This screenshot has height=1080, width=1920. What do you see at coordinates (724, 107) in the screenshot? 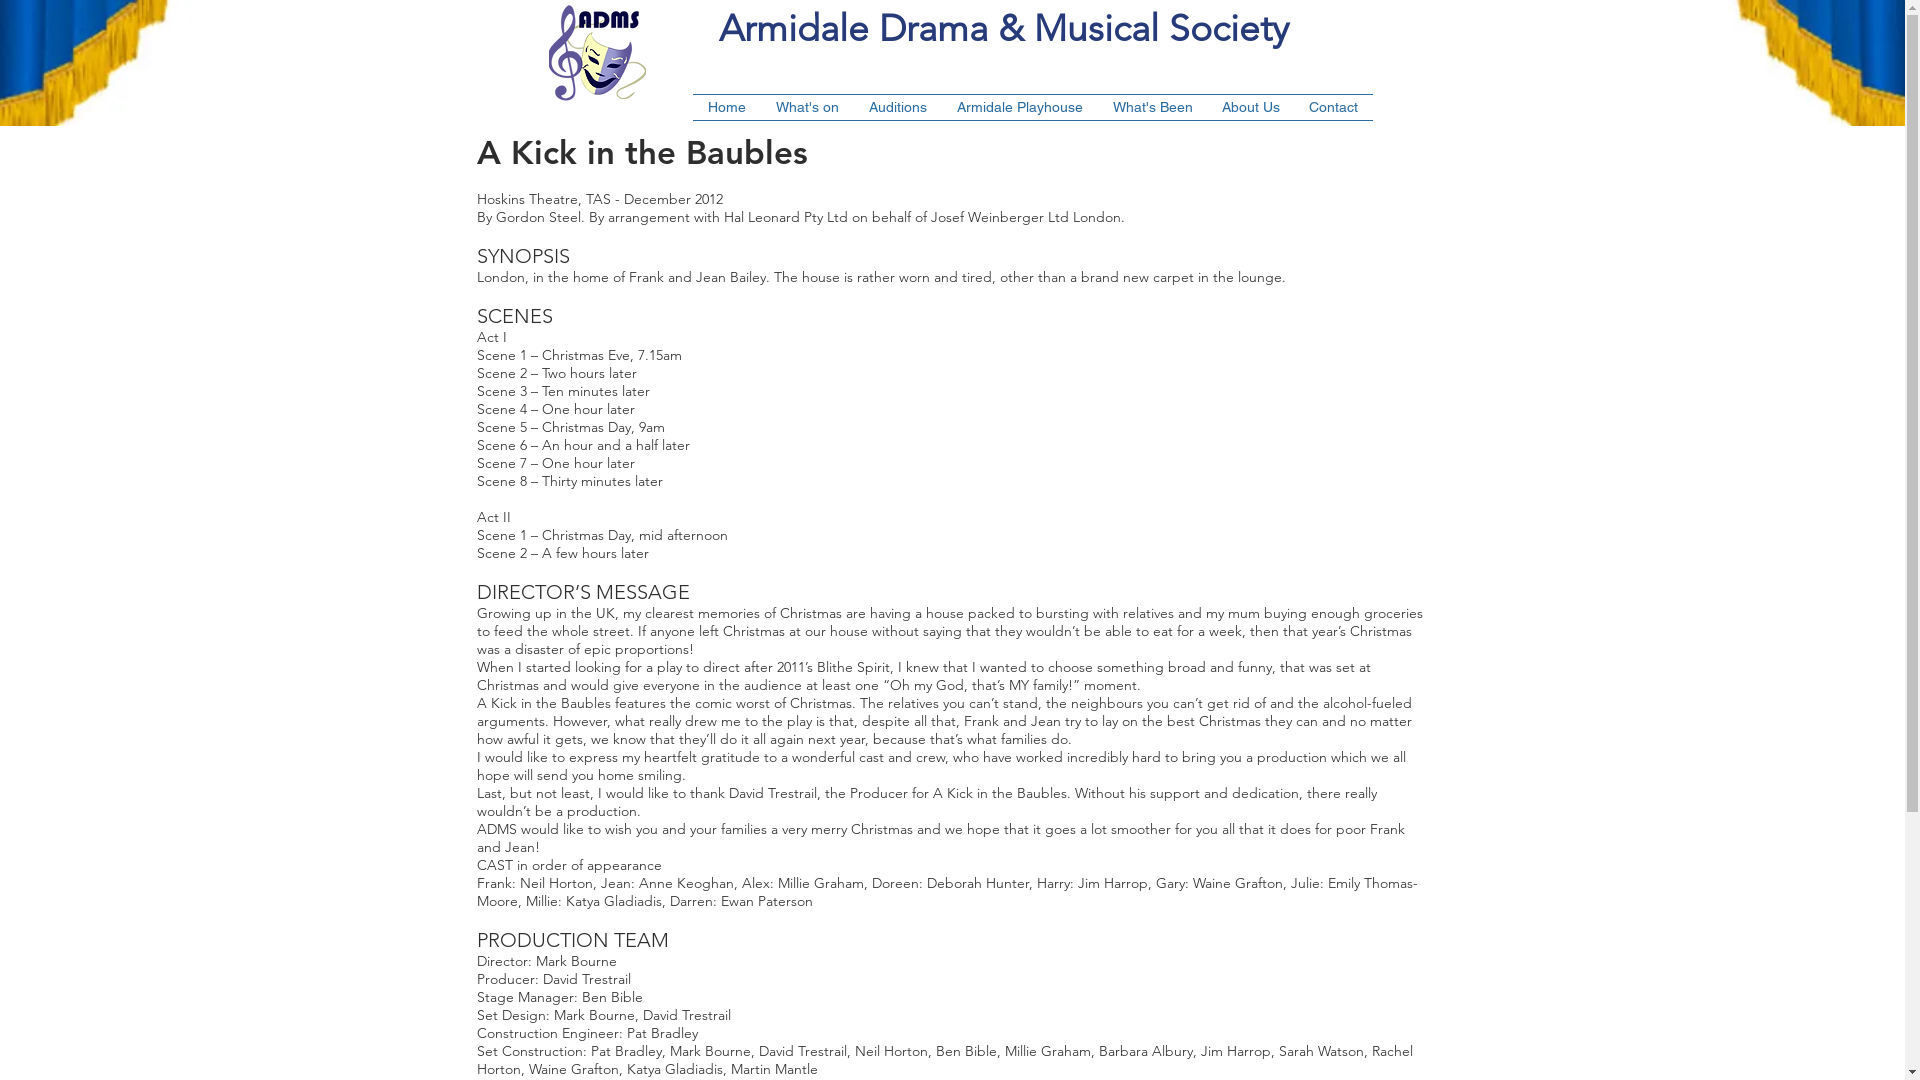
I see `'Home'` at bounding box center [724, 107].